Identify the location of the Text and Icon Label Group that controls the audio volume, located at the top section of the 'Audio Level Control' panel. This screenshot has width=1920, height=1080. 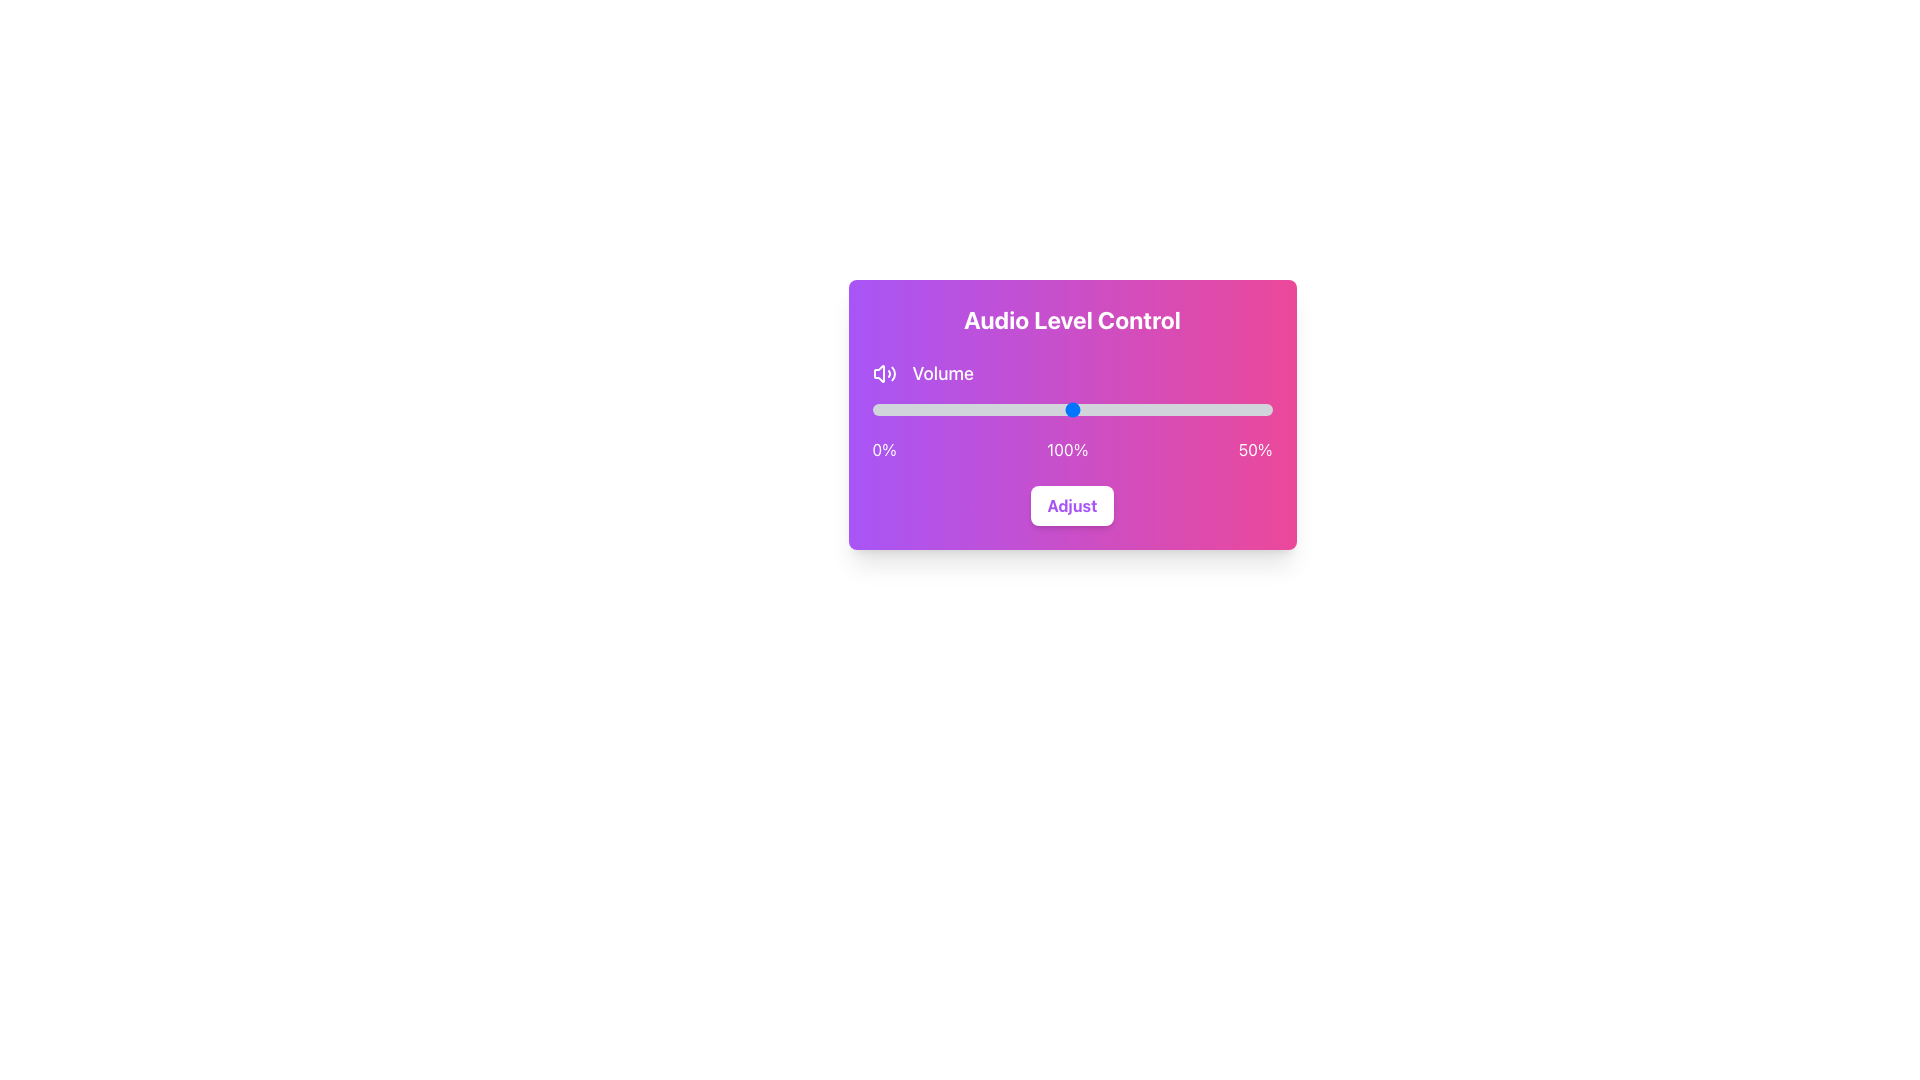
(1071, 374).